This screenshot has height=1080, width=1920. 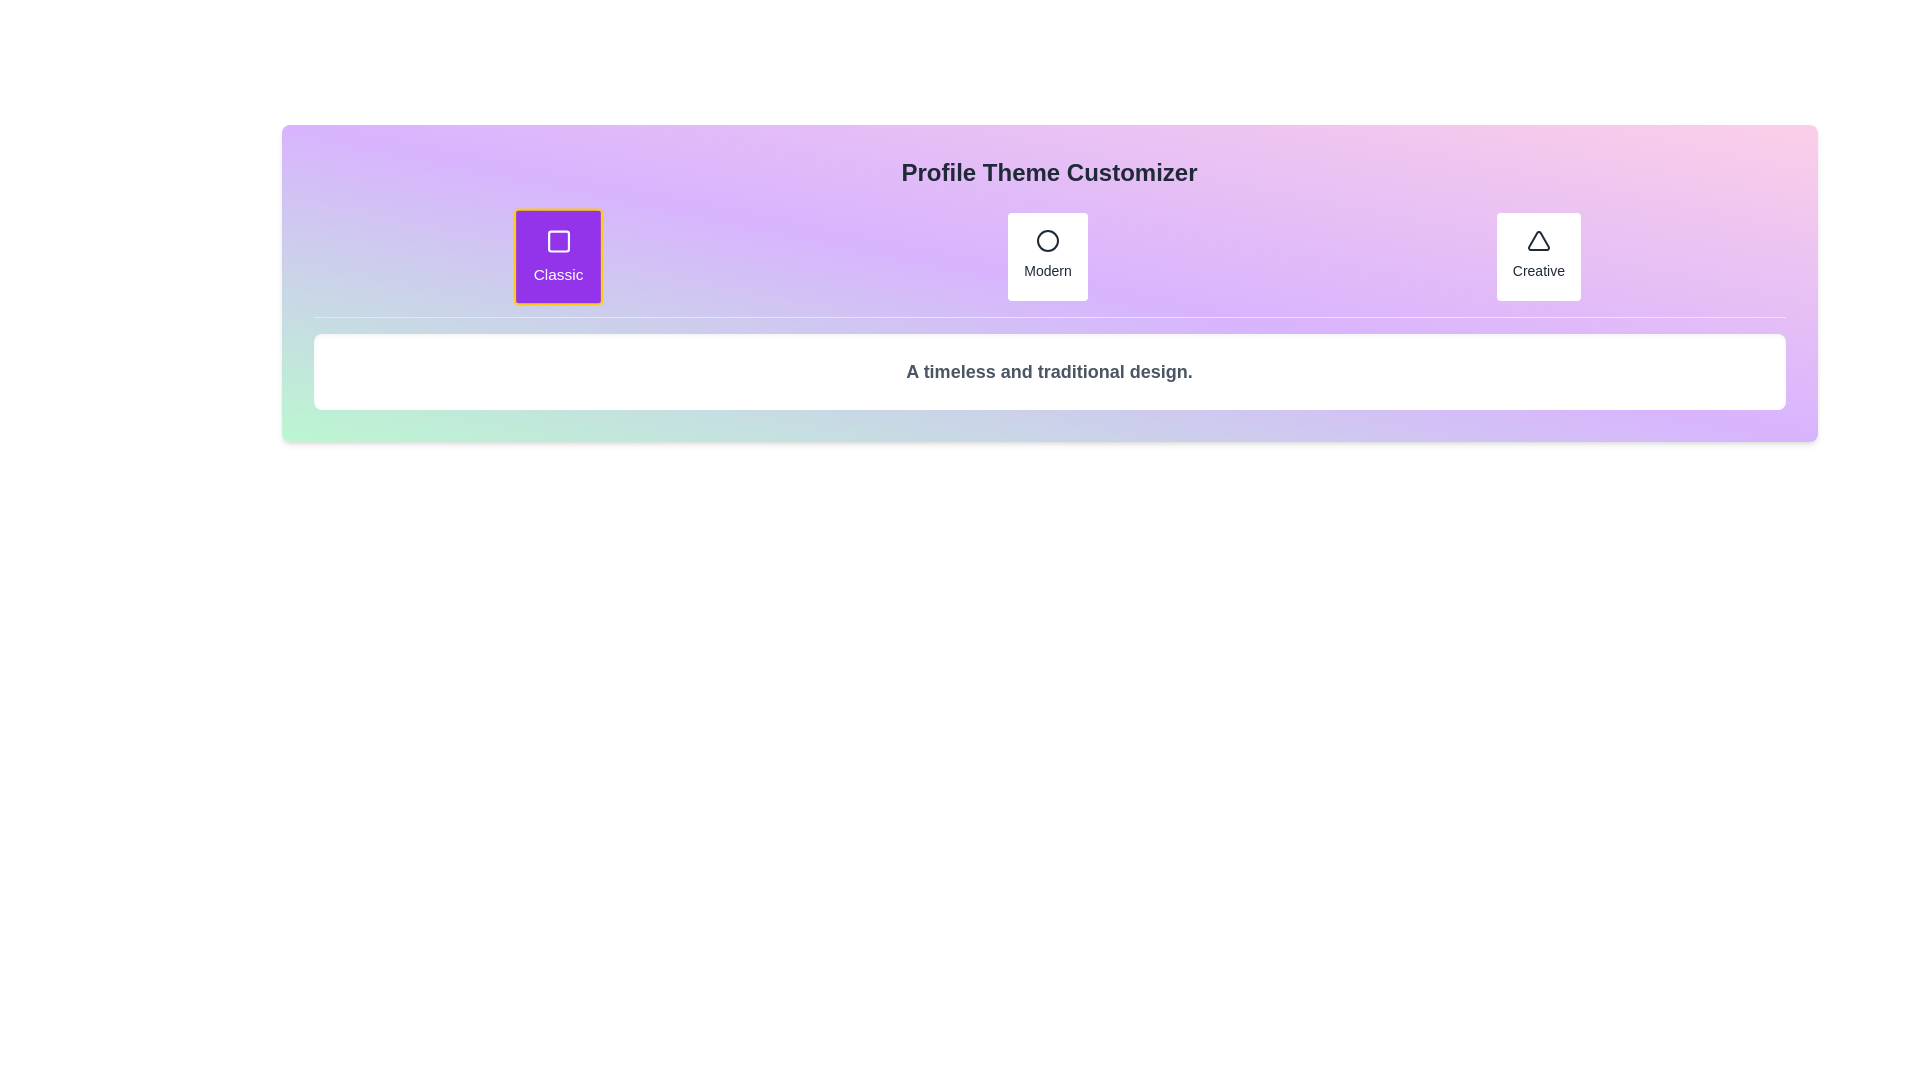 I want to click on the 'Creative' text label, which is displayed in a small, slightly bold font below a triangular icon within a card-like structure located to the far right of a row of similar elements, so click(x=1537, y=270).